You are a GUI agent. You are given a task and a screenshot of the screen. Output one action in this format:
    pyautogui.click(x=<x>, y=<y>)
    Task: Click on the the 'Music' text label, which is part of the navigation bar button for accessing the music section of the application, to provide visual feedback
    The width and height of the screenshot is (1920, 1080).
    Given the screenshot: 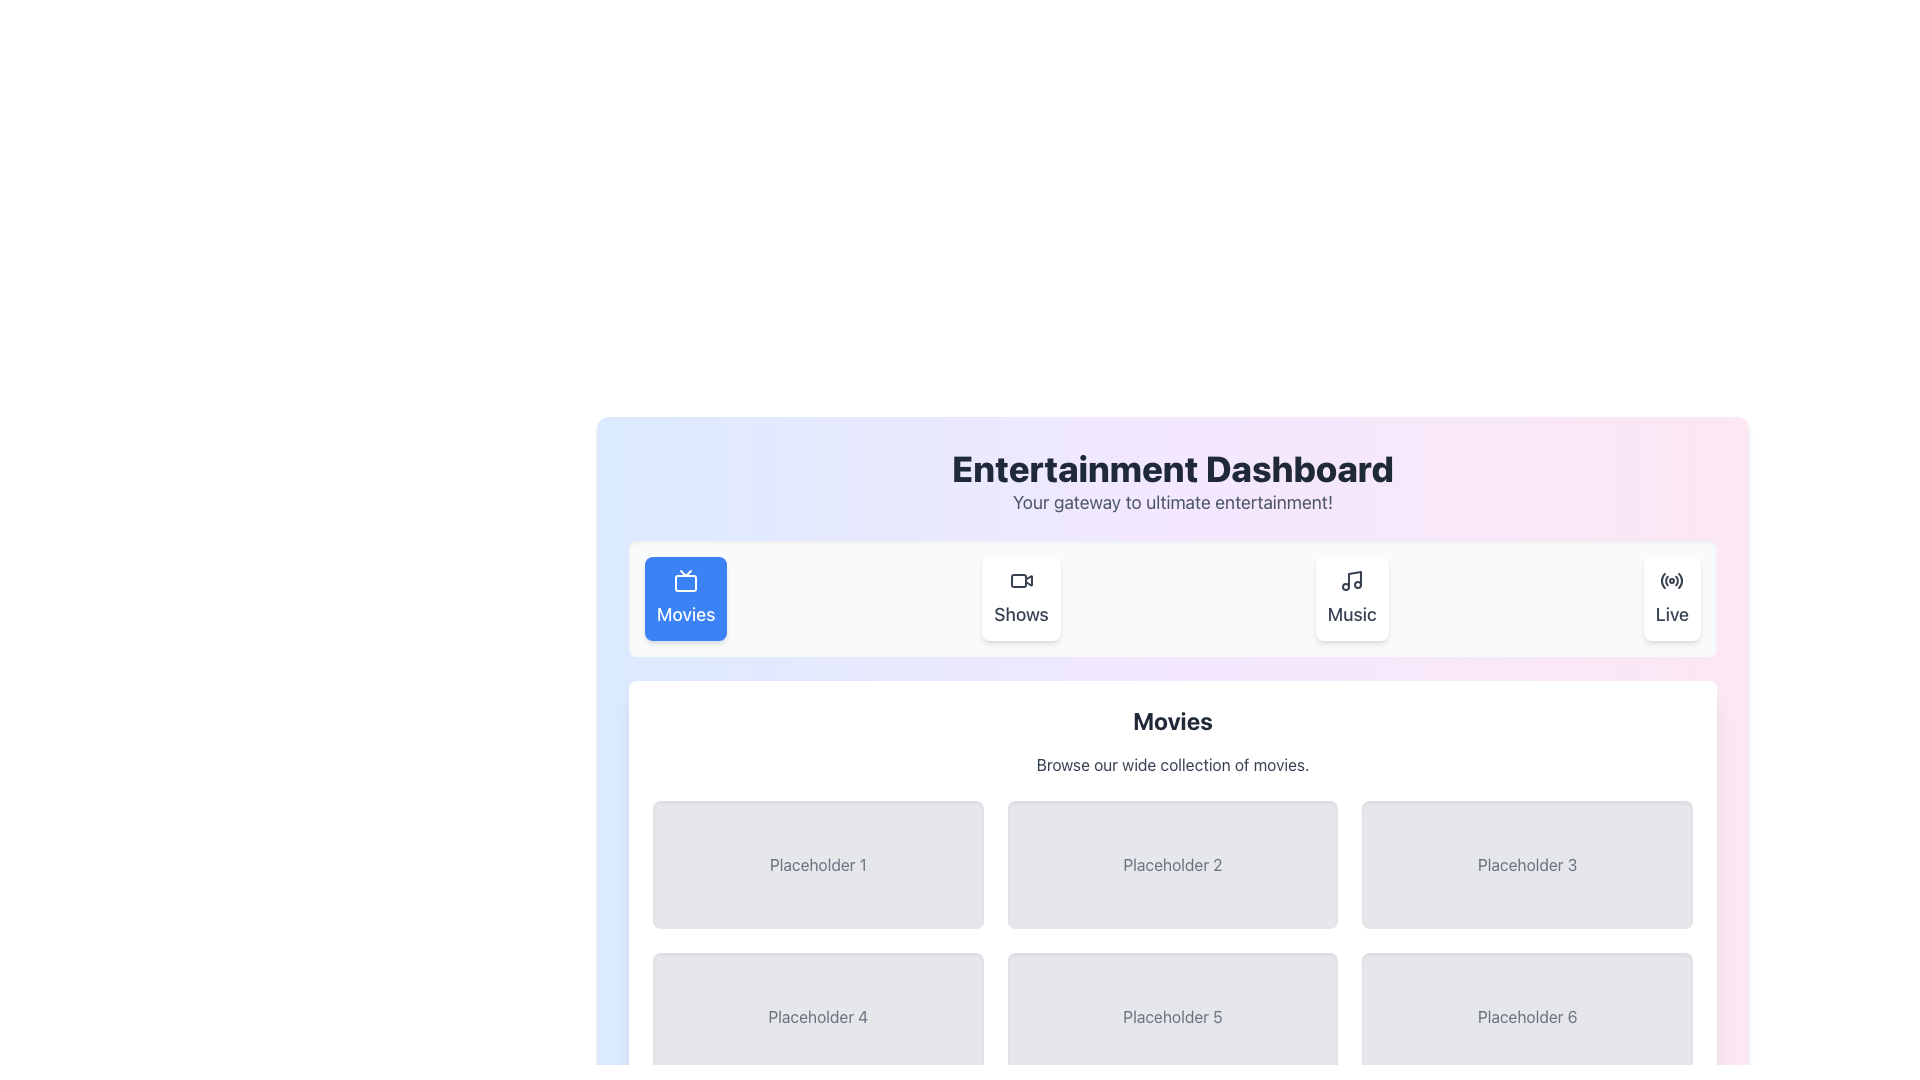 What is the action you would take?
    pyautogui.click(x=1352, y=613)
    